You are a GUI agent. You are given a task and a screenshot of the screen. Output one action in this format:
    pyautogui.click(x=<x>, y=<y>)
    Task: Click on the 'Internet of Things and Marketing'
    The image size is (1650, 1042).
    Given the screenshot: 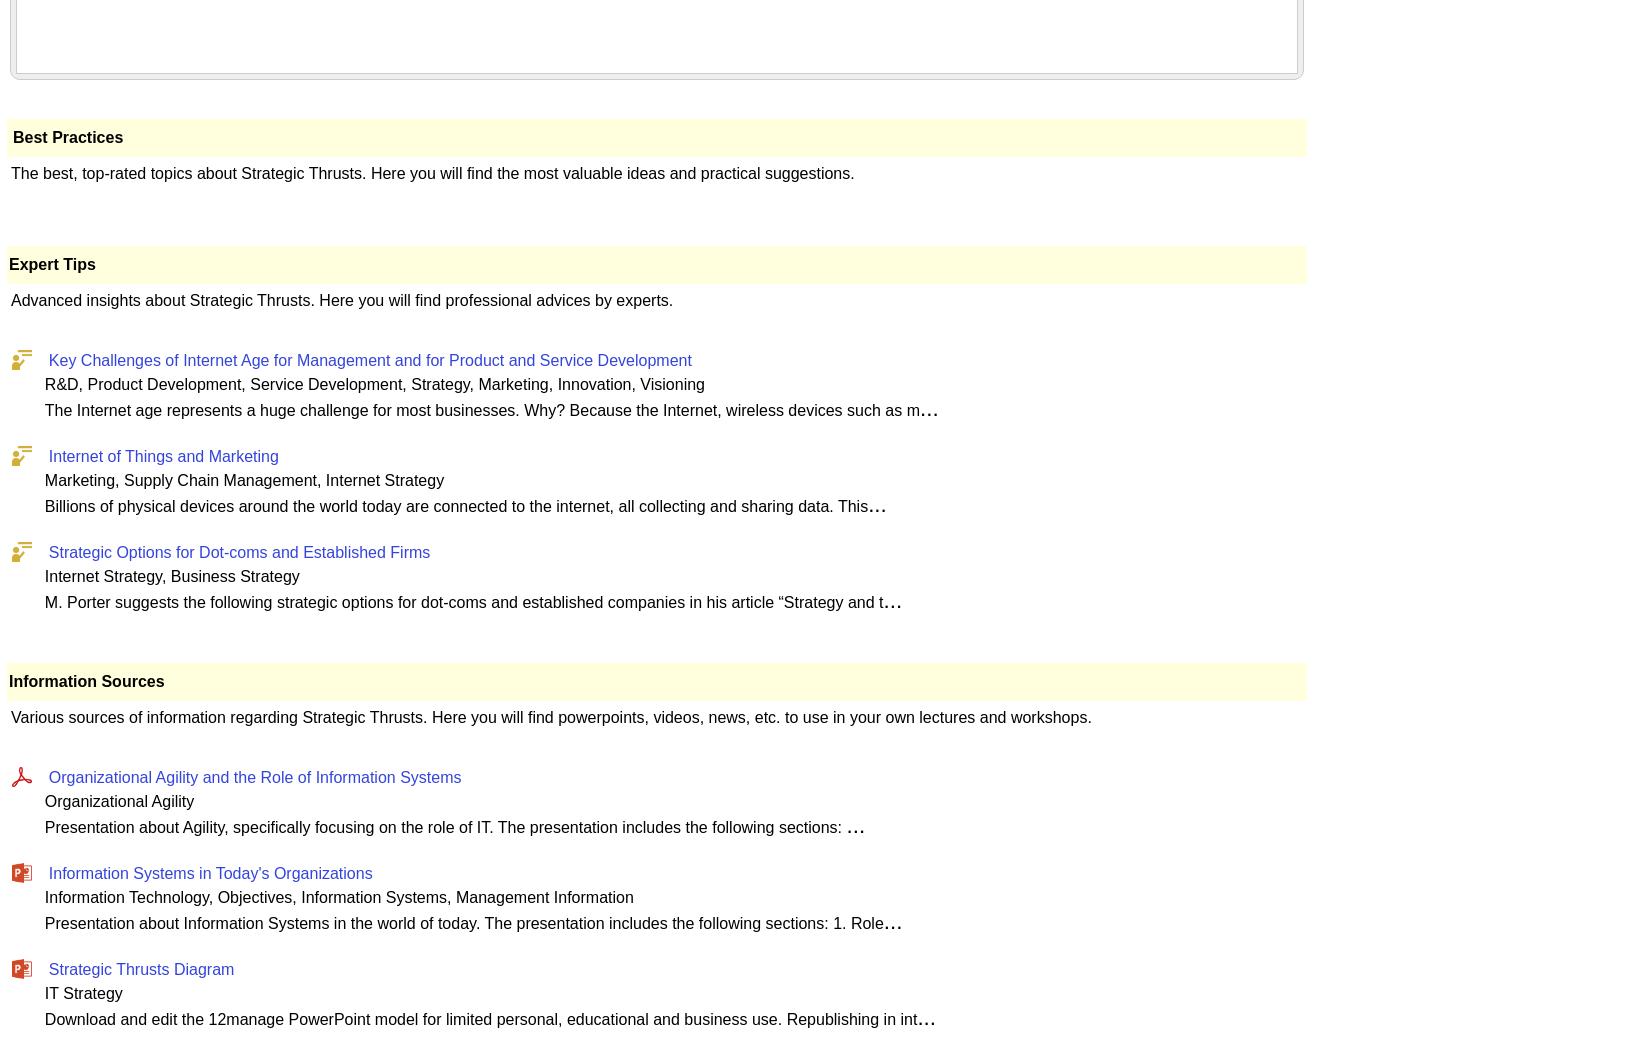 What is the action you would take?
    pyautogui.click(x=163, y=455)
    